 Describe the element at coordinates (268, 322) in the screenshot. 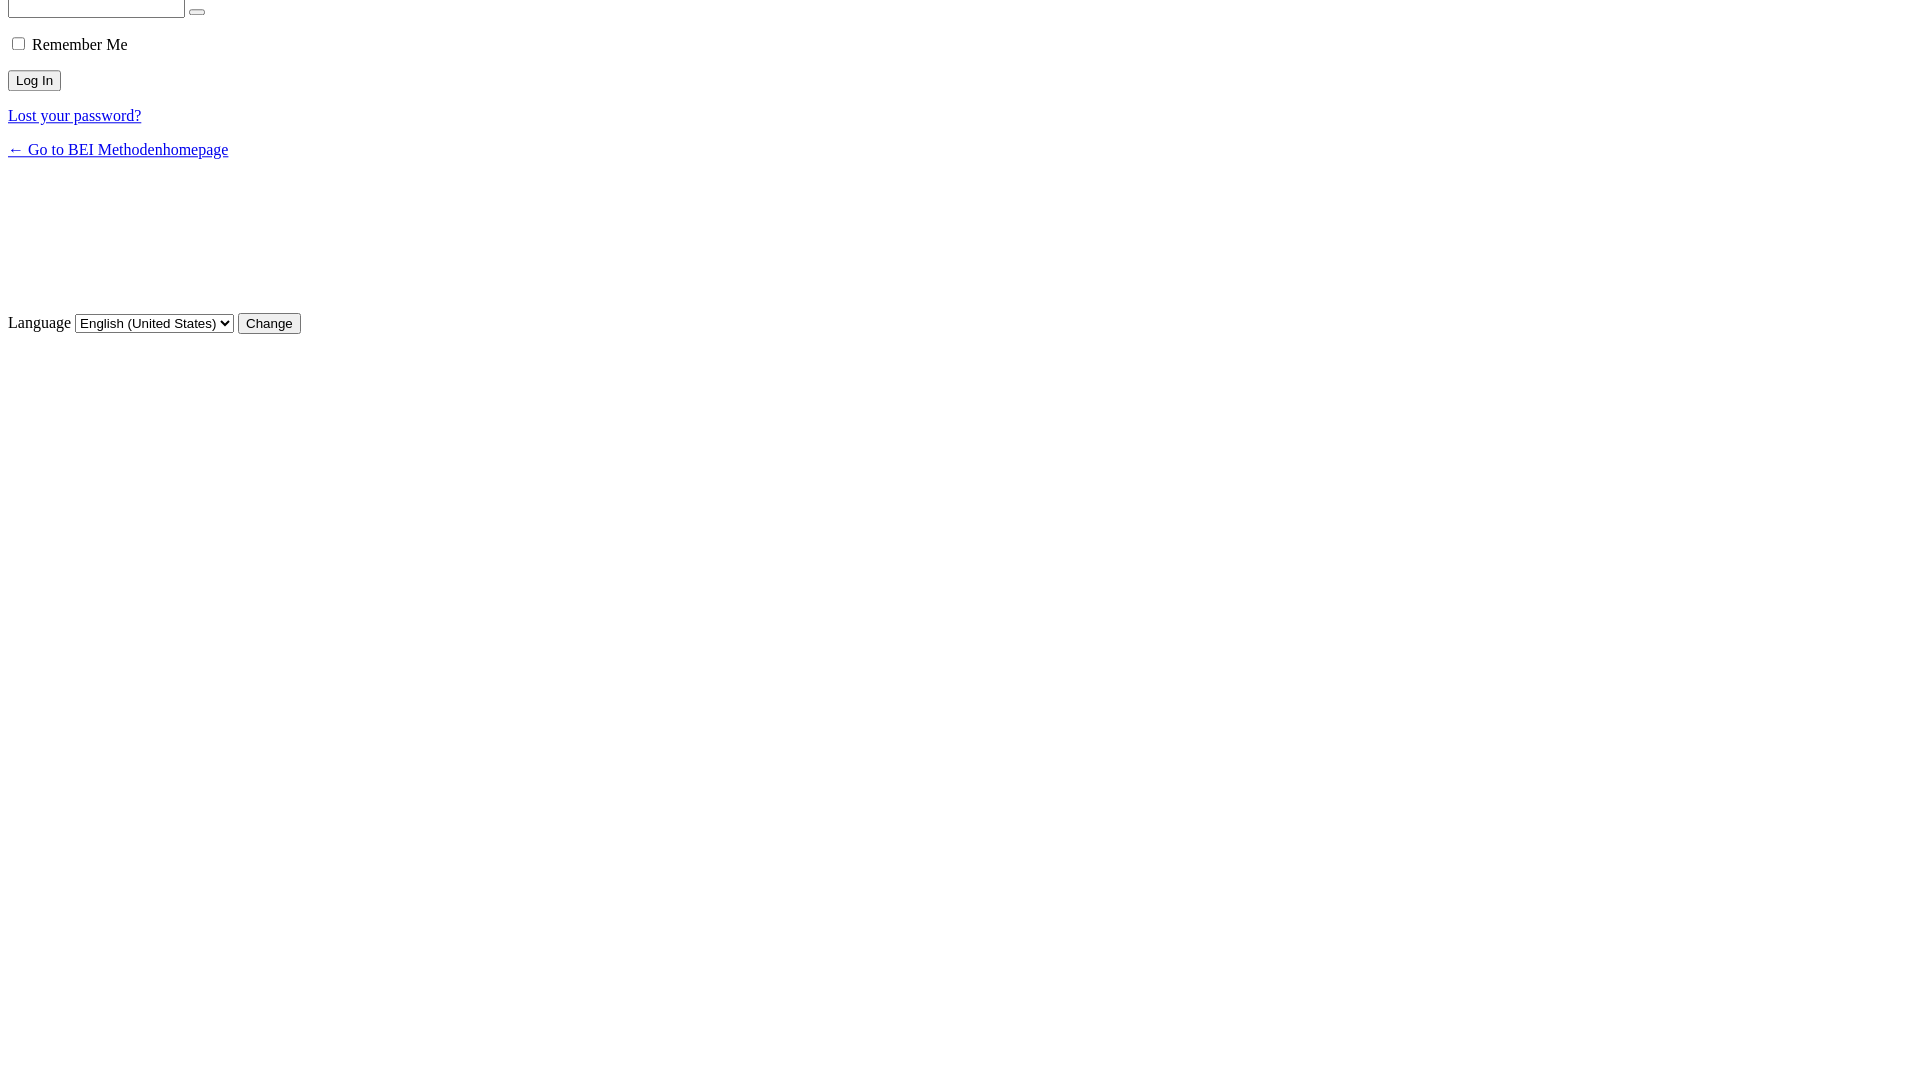

I see `'Change'` at that location.